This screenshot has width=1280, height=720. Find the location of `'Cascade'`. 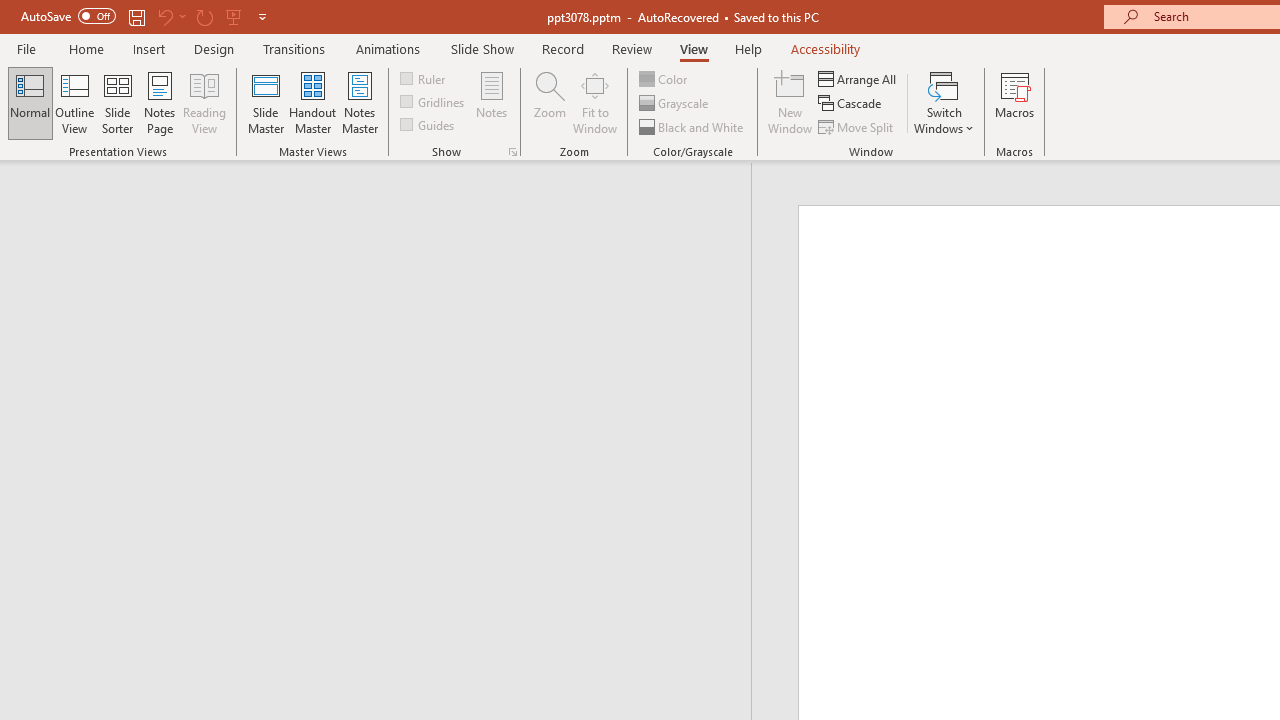

'Cascade' is located at coordinates (851, 103).